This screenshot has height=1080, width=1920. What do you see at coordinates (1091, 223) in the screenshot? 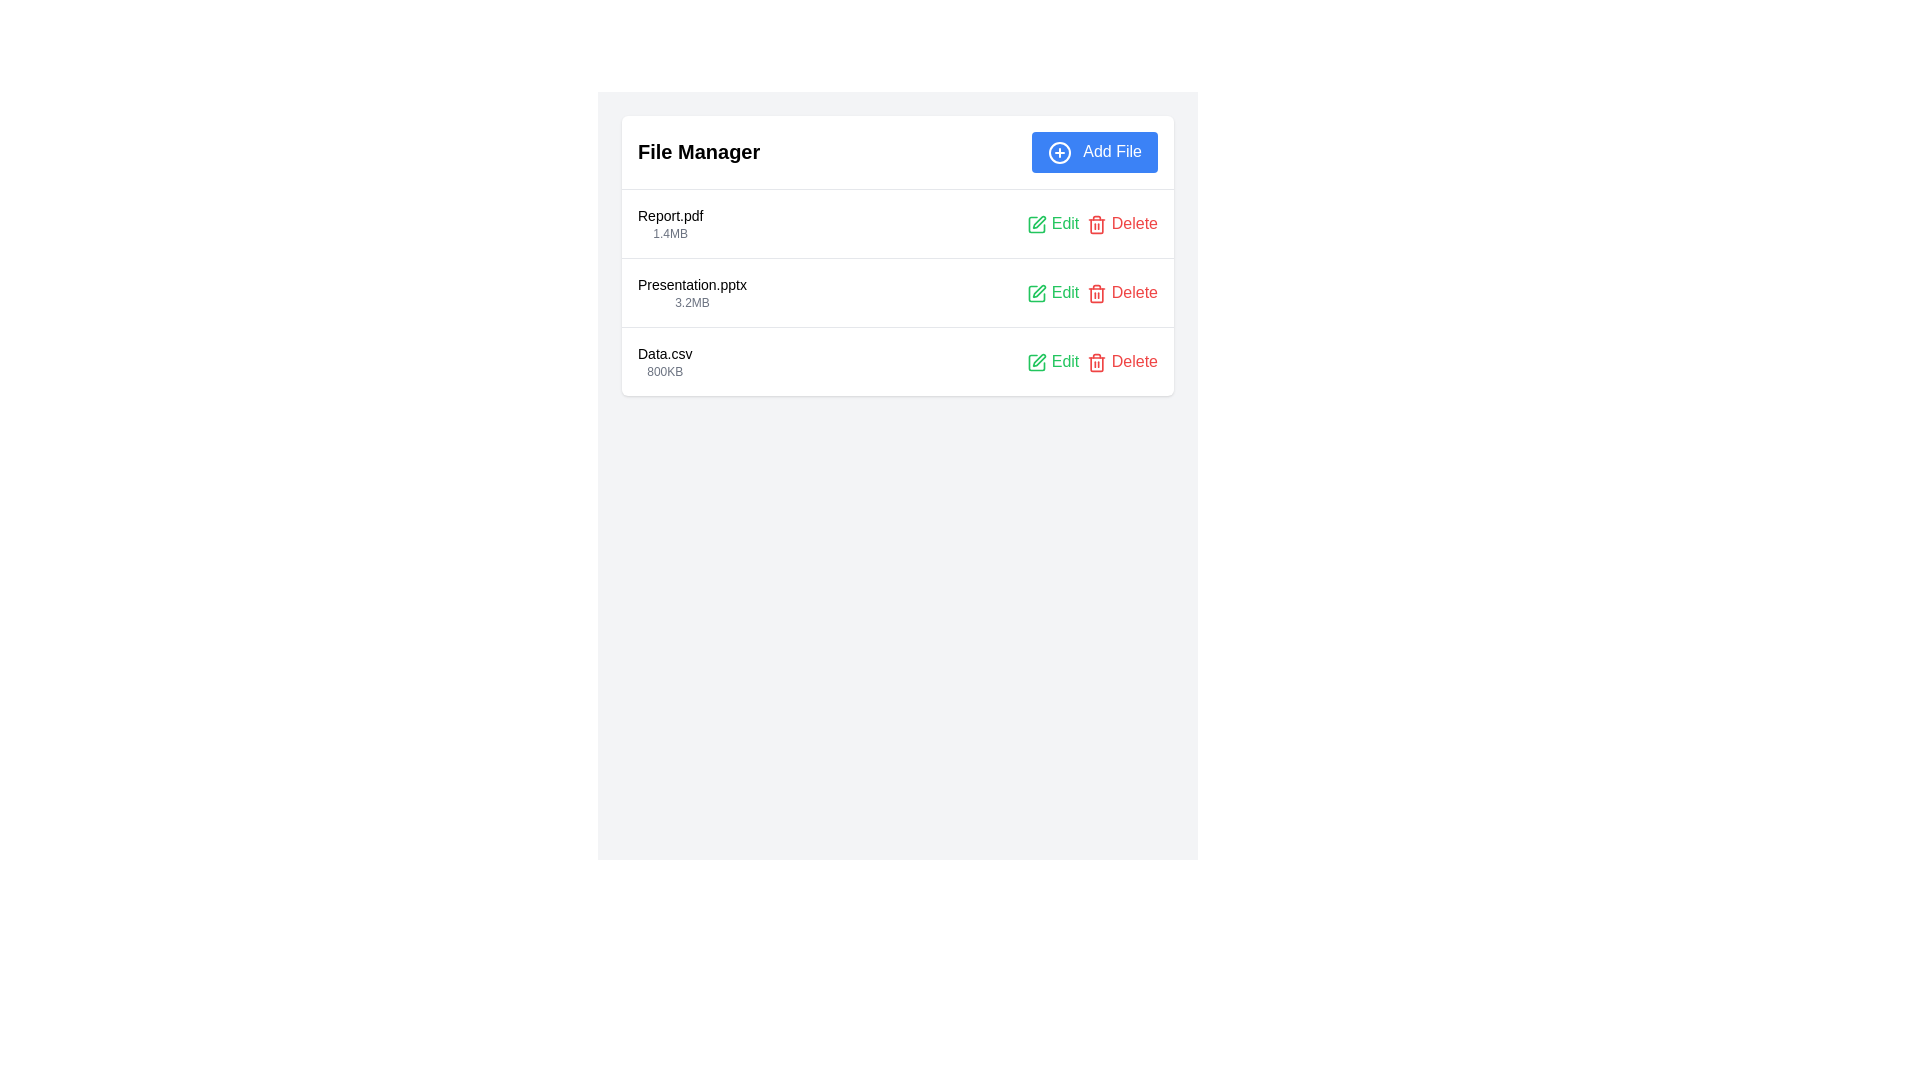
I see `the 'Delete' button, which is styled in red and positioned next to the 'Edit' button in the interactive segment for file management` at bounding box center [1091, 223].